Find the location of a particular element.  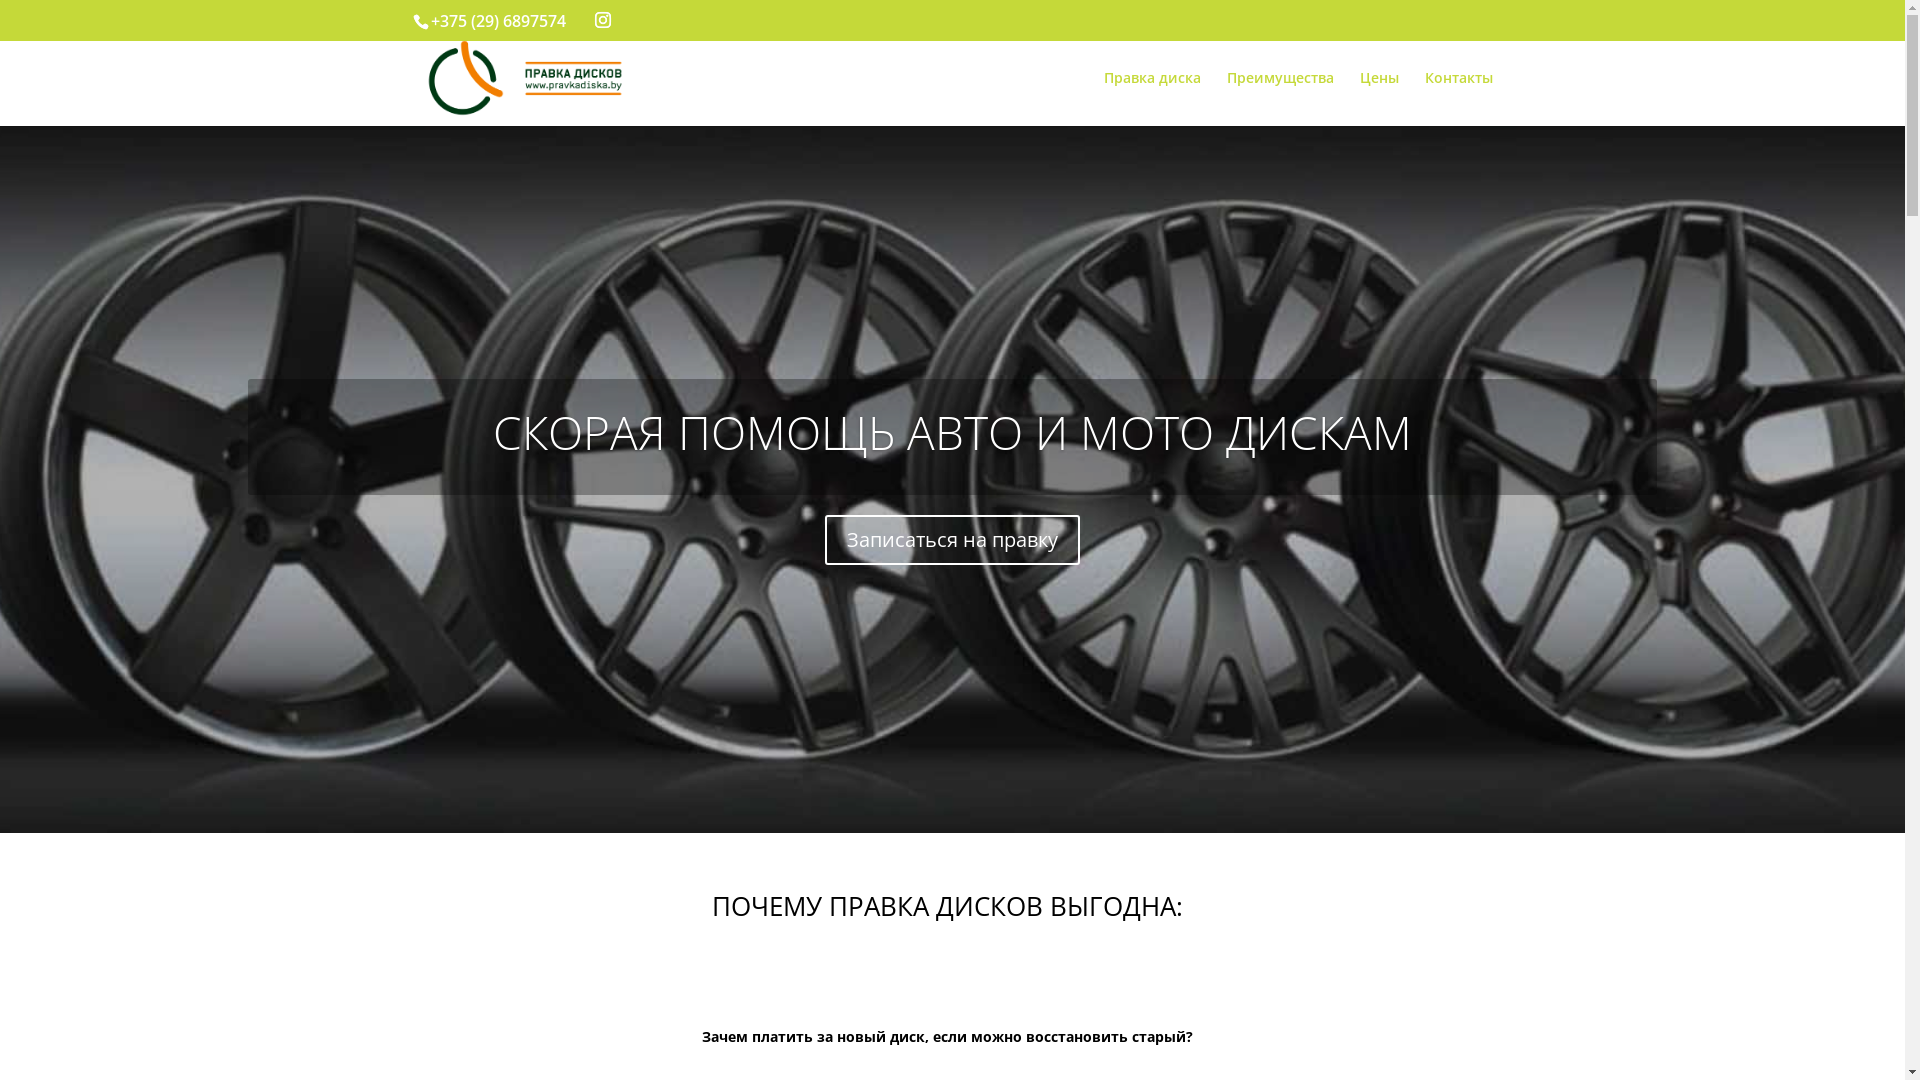

'+375 (29) 6897574' is located at coordinates (497, 20).